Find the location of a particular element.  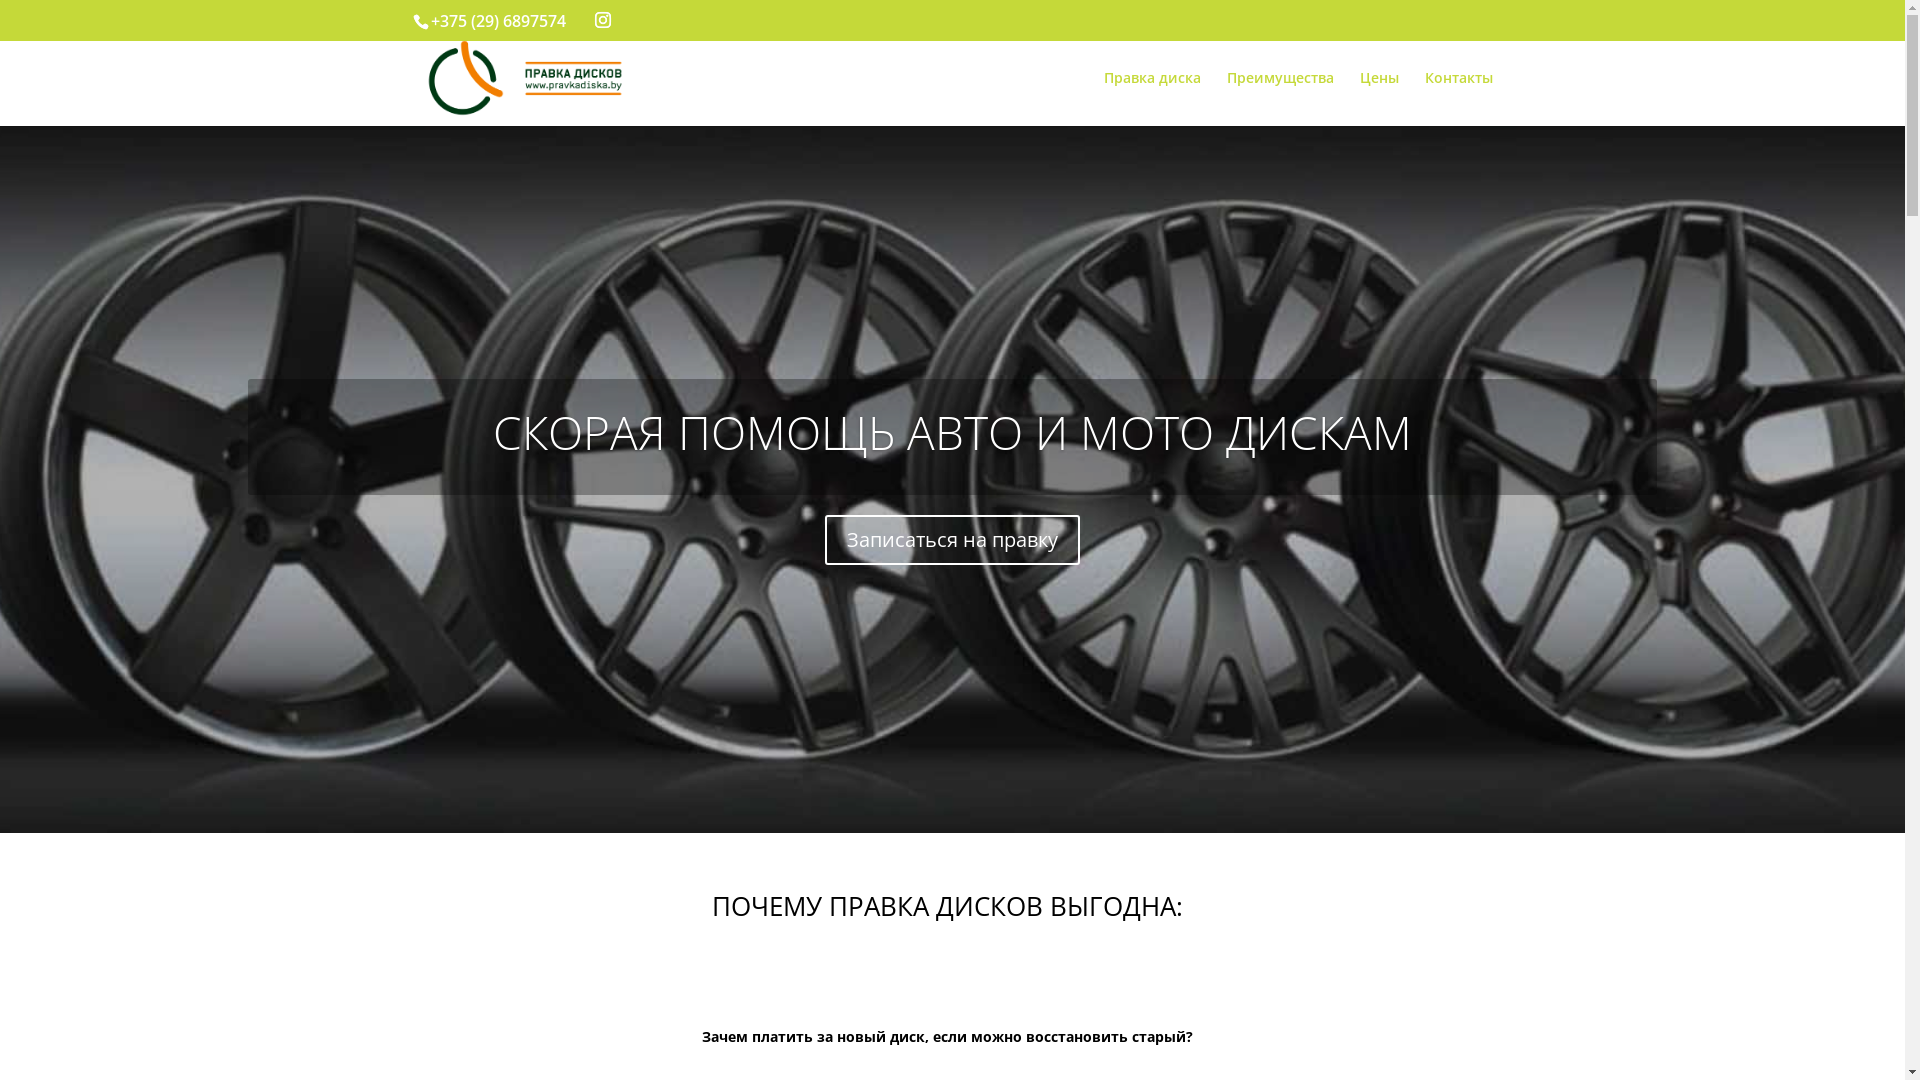

'+375 (29) 6897574' is located at coordinates (497, 20).